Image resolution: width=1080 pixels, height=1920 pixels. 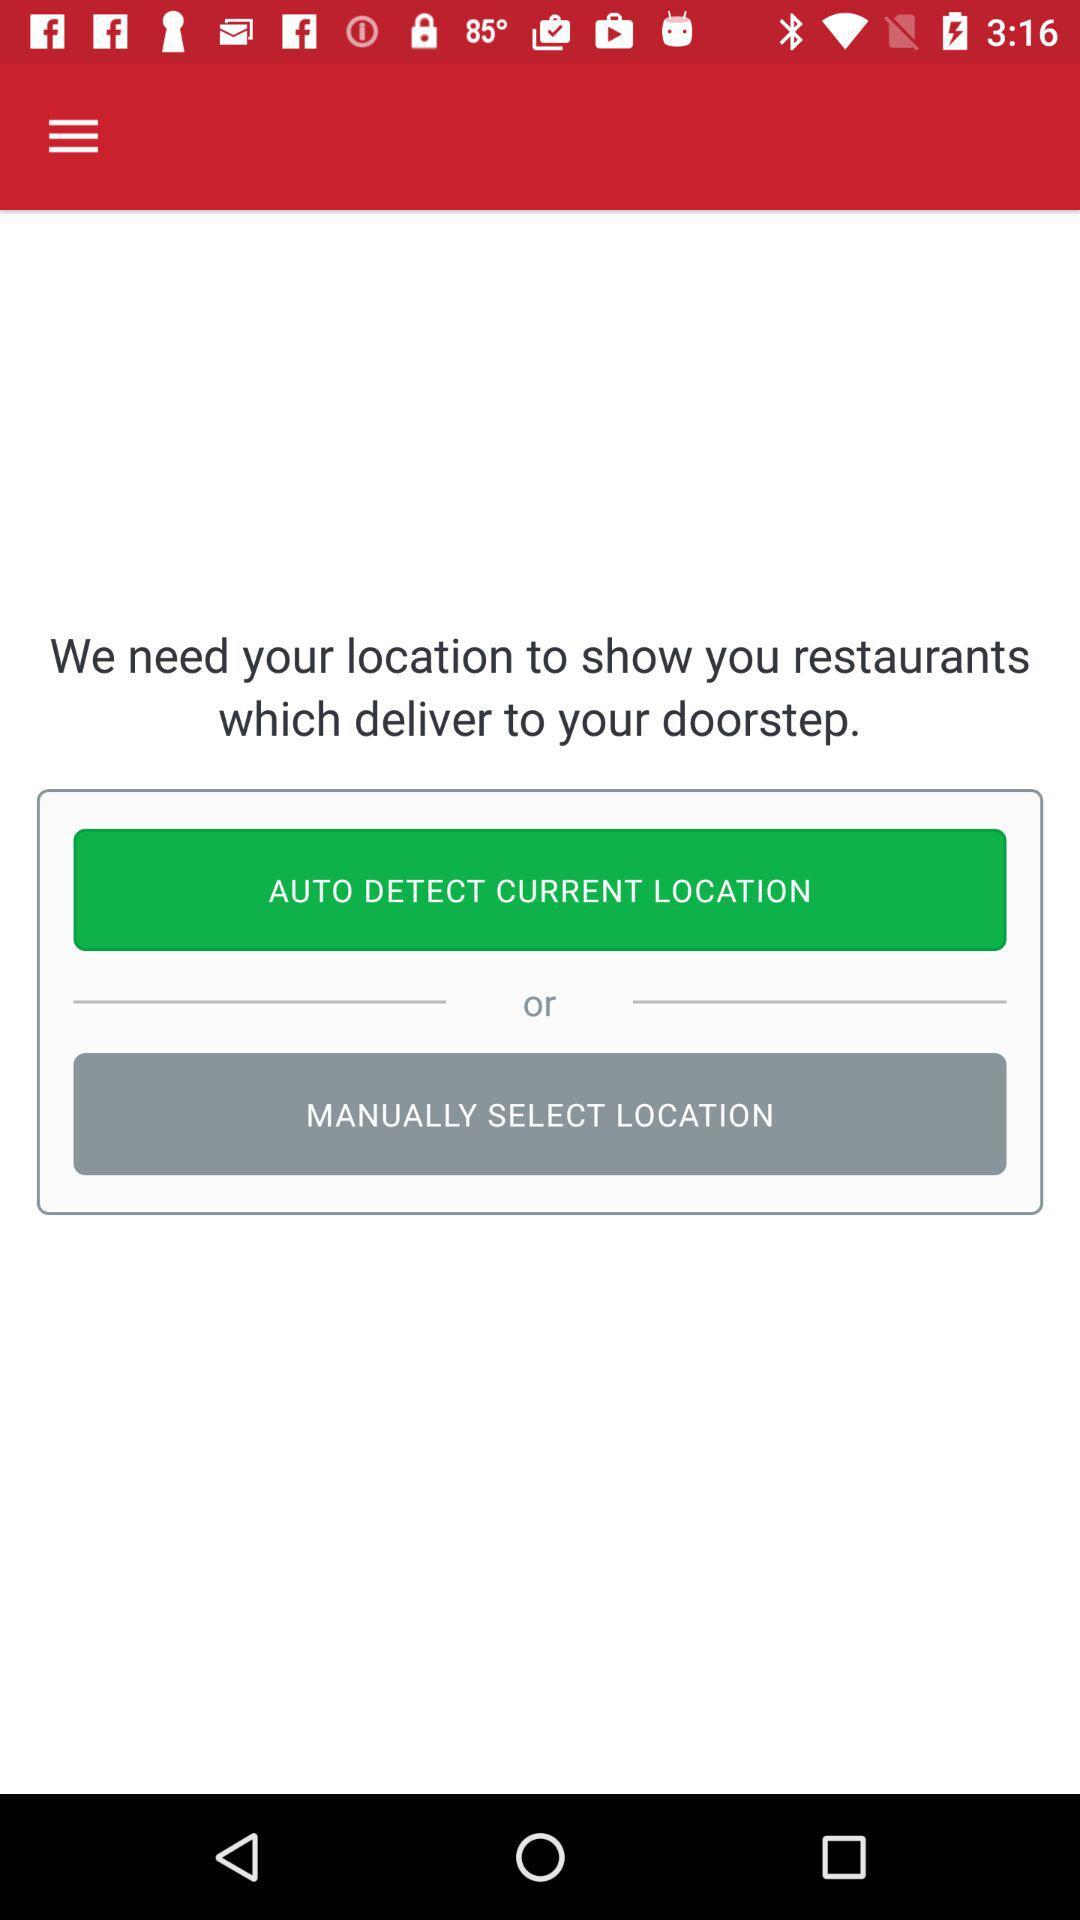 What do you see at coordinates (540, 888) in the screenshot?
I see `the icon above or` at bounding box center [540, 888].